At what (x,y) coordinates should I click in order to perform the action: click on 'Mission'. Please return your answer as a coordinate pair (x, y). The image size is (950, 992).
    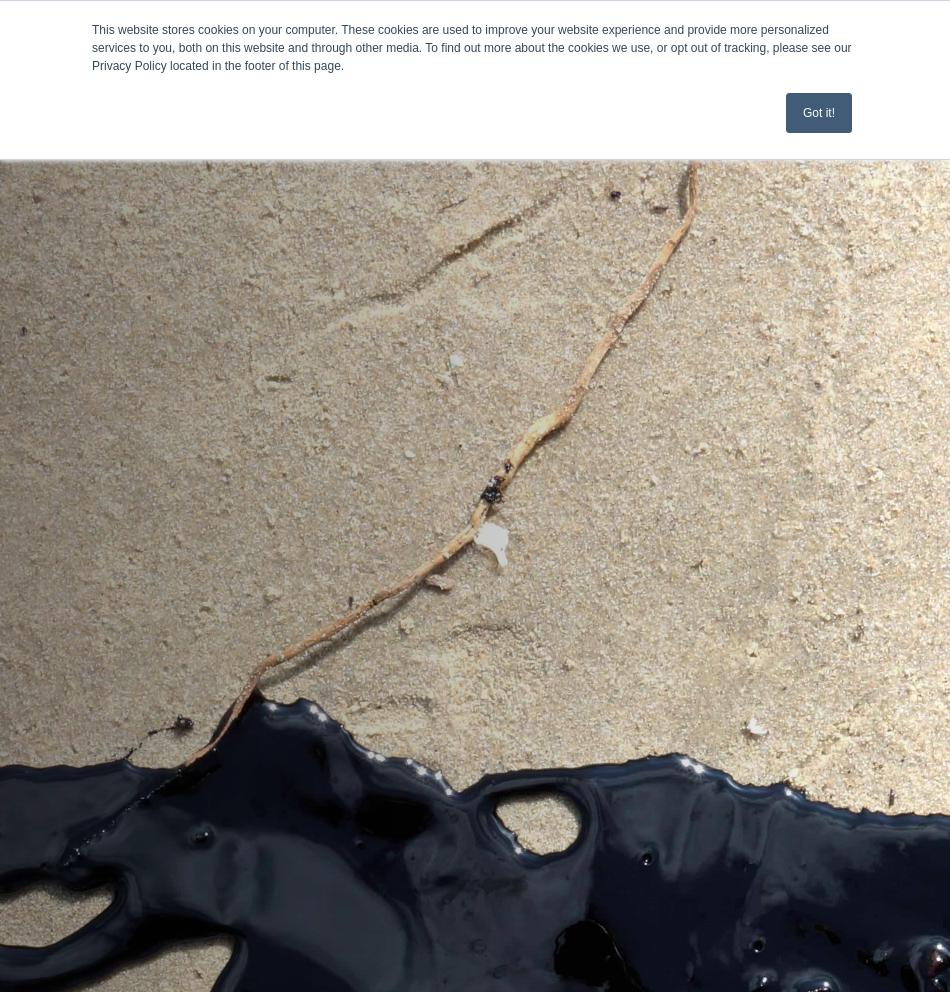
    Looking at the image, I should click on (47, 159).